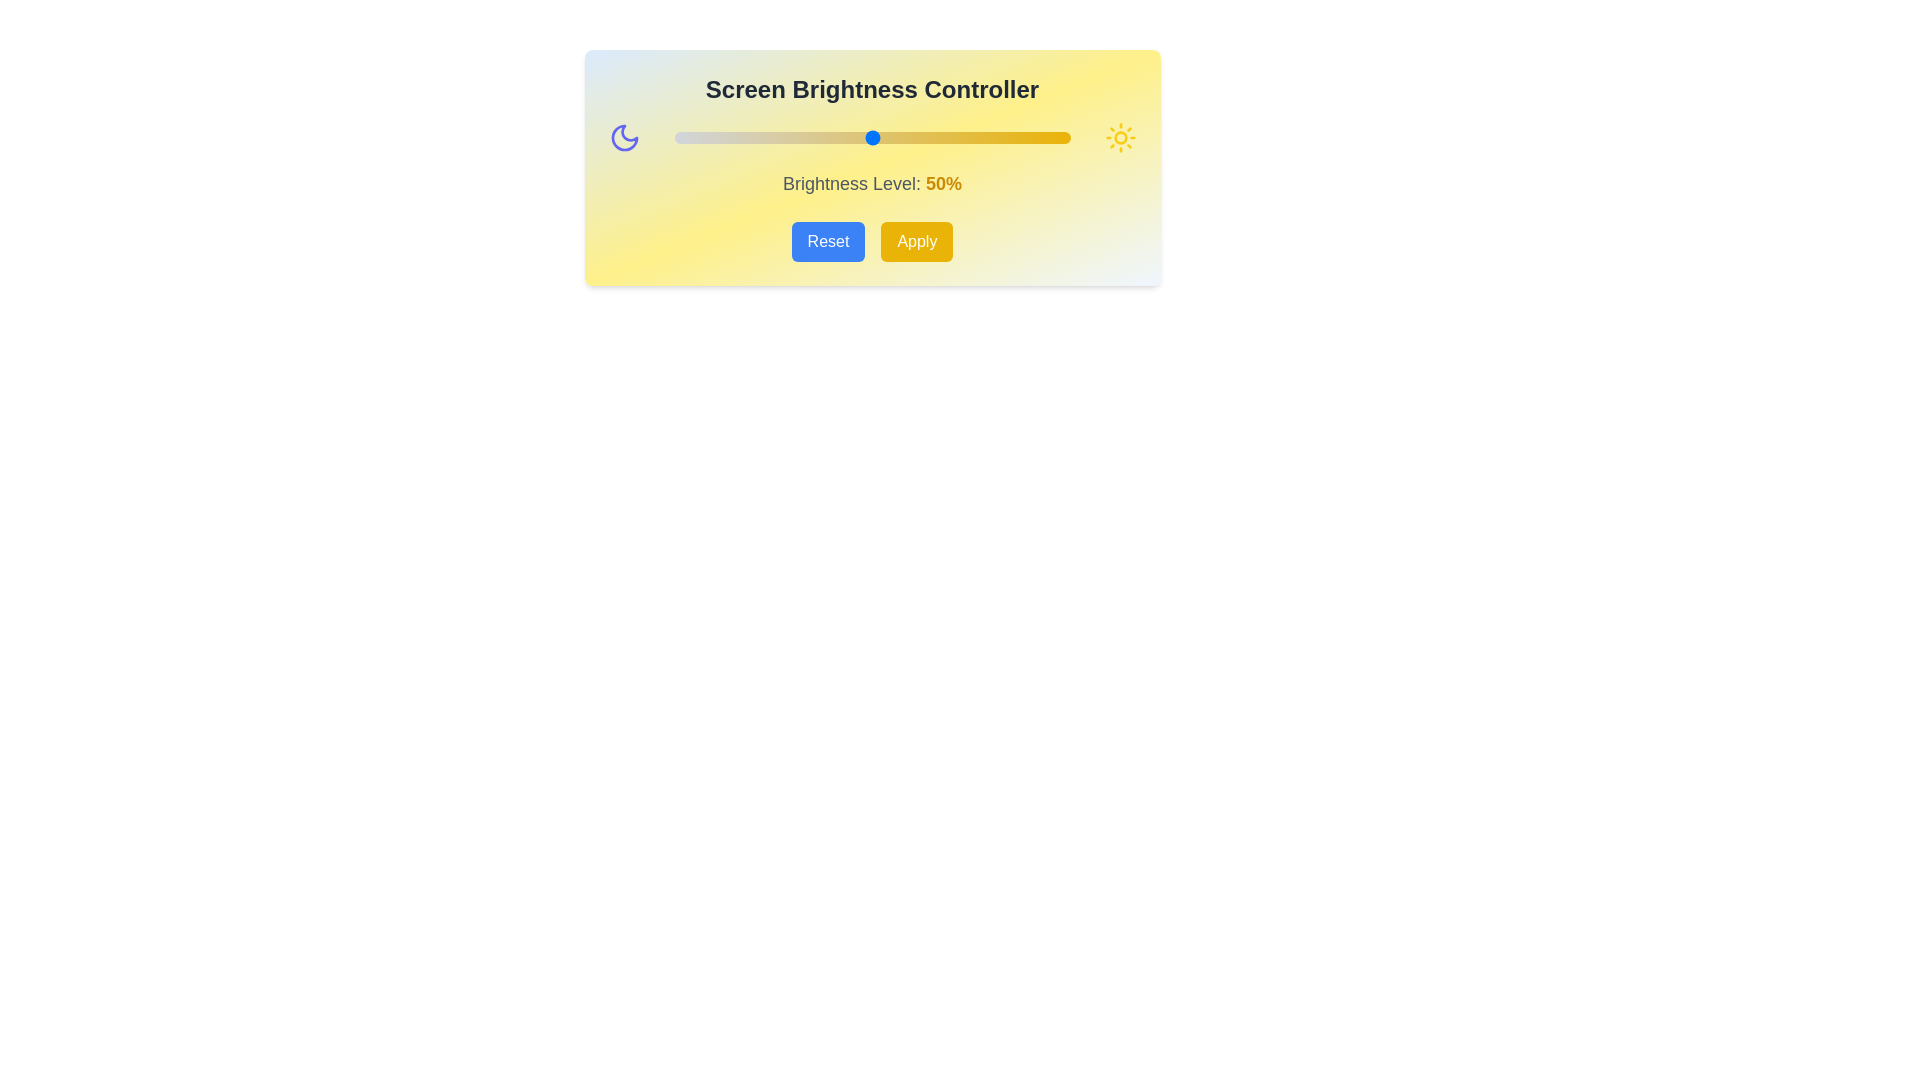 This screenshot has width=1920, height=1080. I want to click on the brightness slider to set the brightness level to 90%, so click(1030, 137).